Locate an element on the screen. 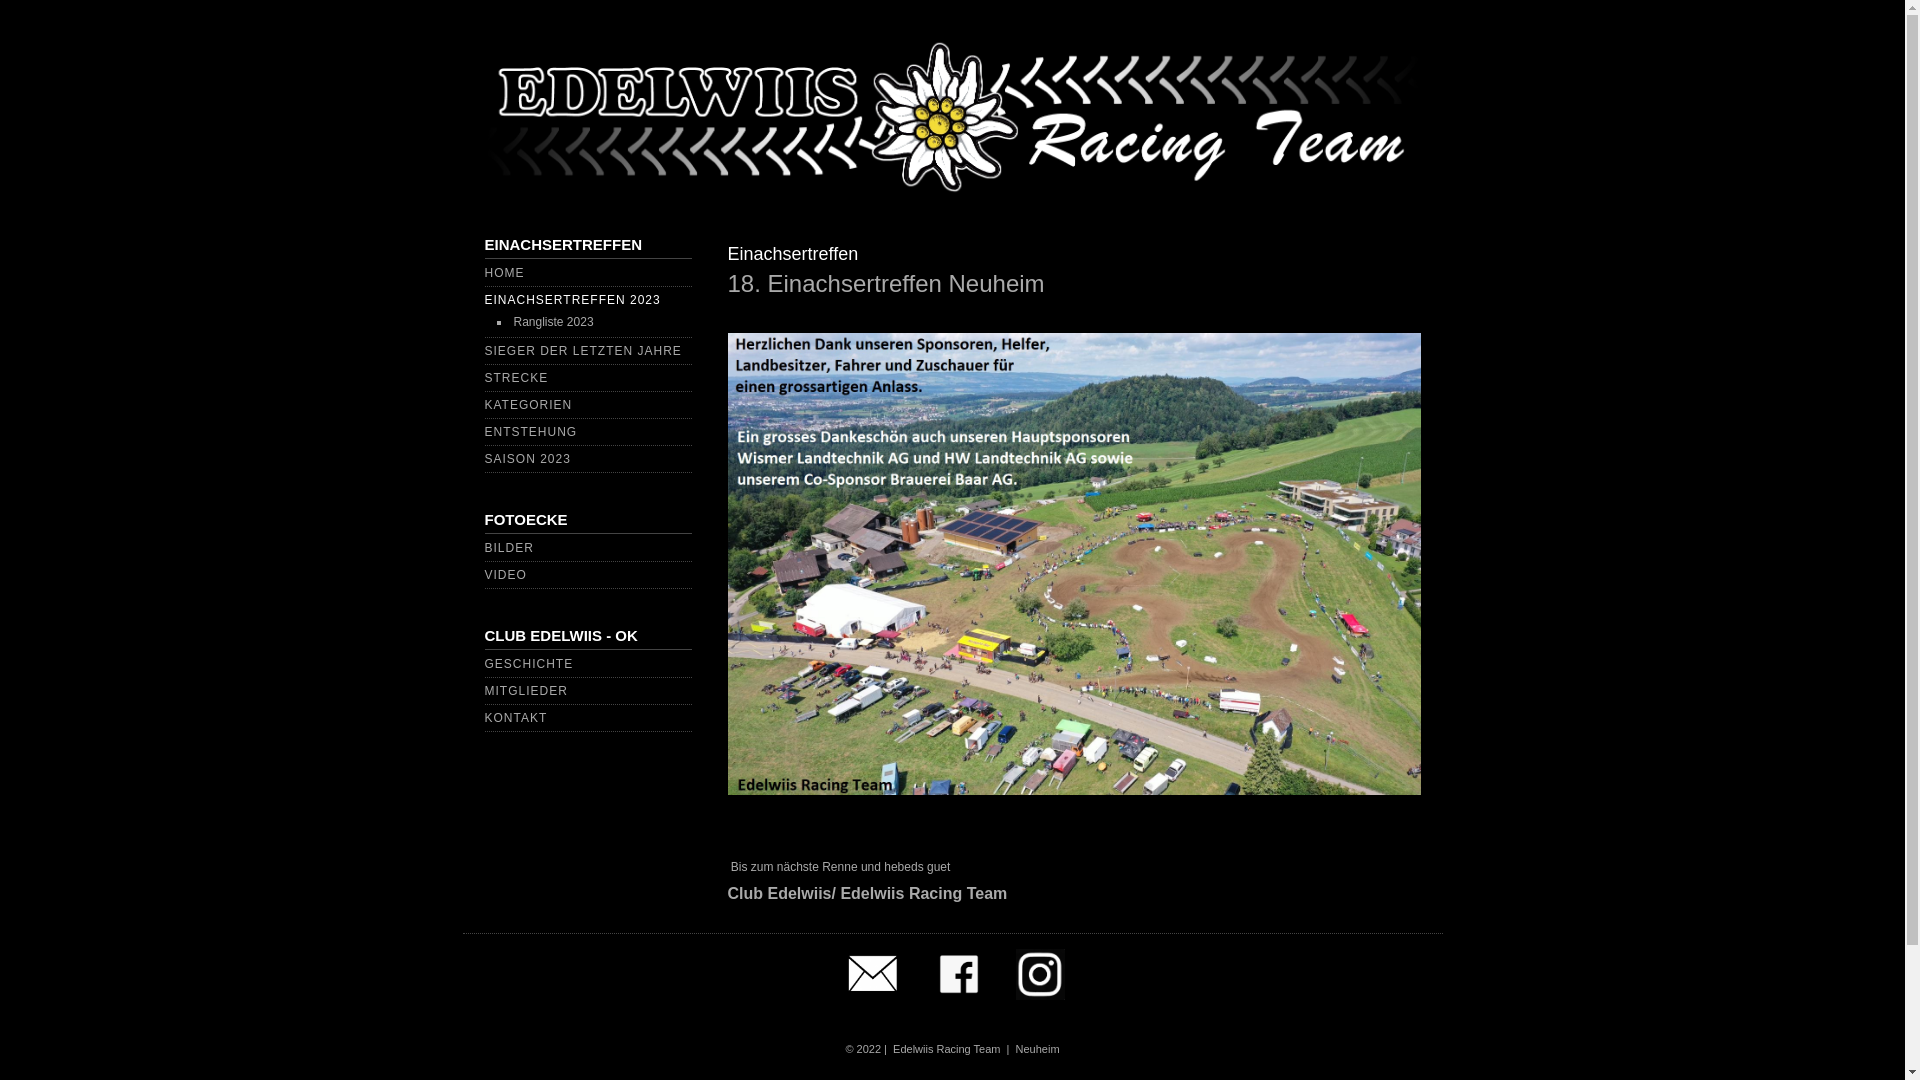  'VIDEO' is located at coordinates (504, 574).